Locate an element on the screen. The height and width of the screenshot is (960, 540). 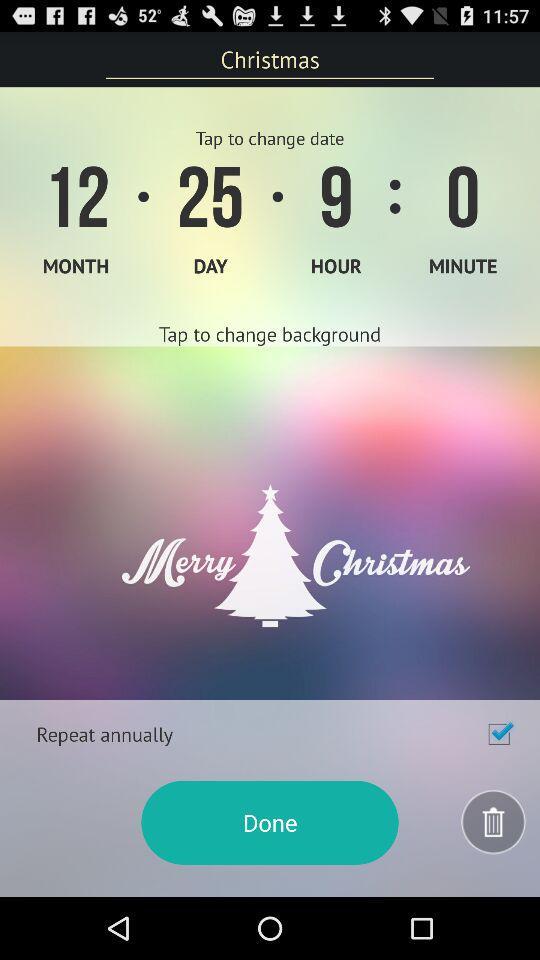
the item below the repeat annually icon is located at coordinates (270, 822).